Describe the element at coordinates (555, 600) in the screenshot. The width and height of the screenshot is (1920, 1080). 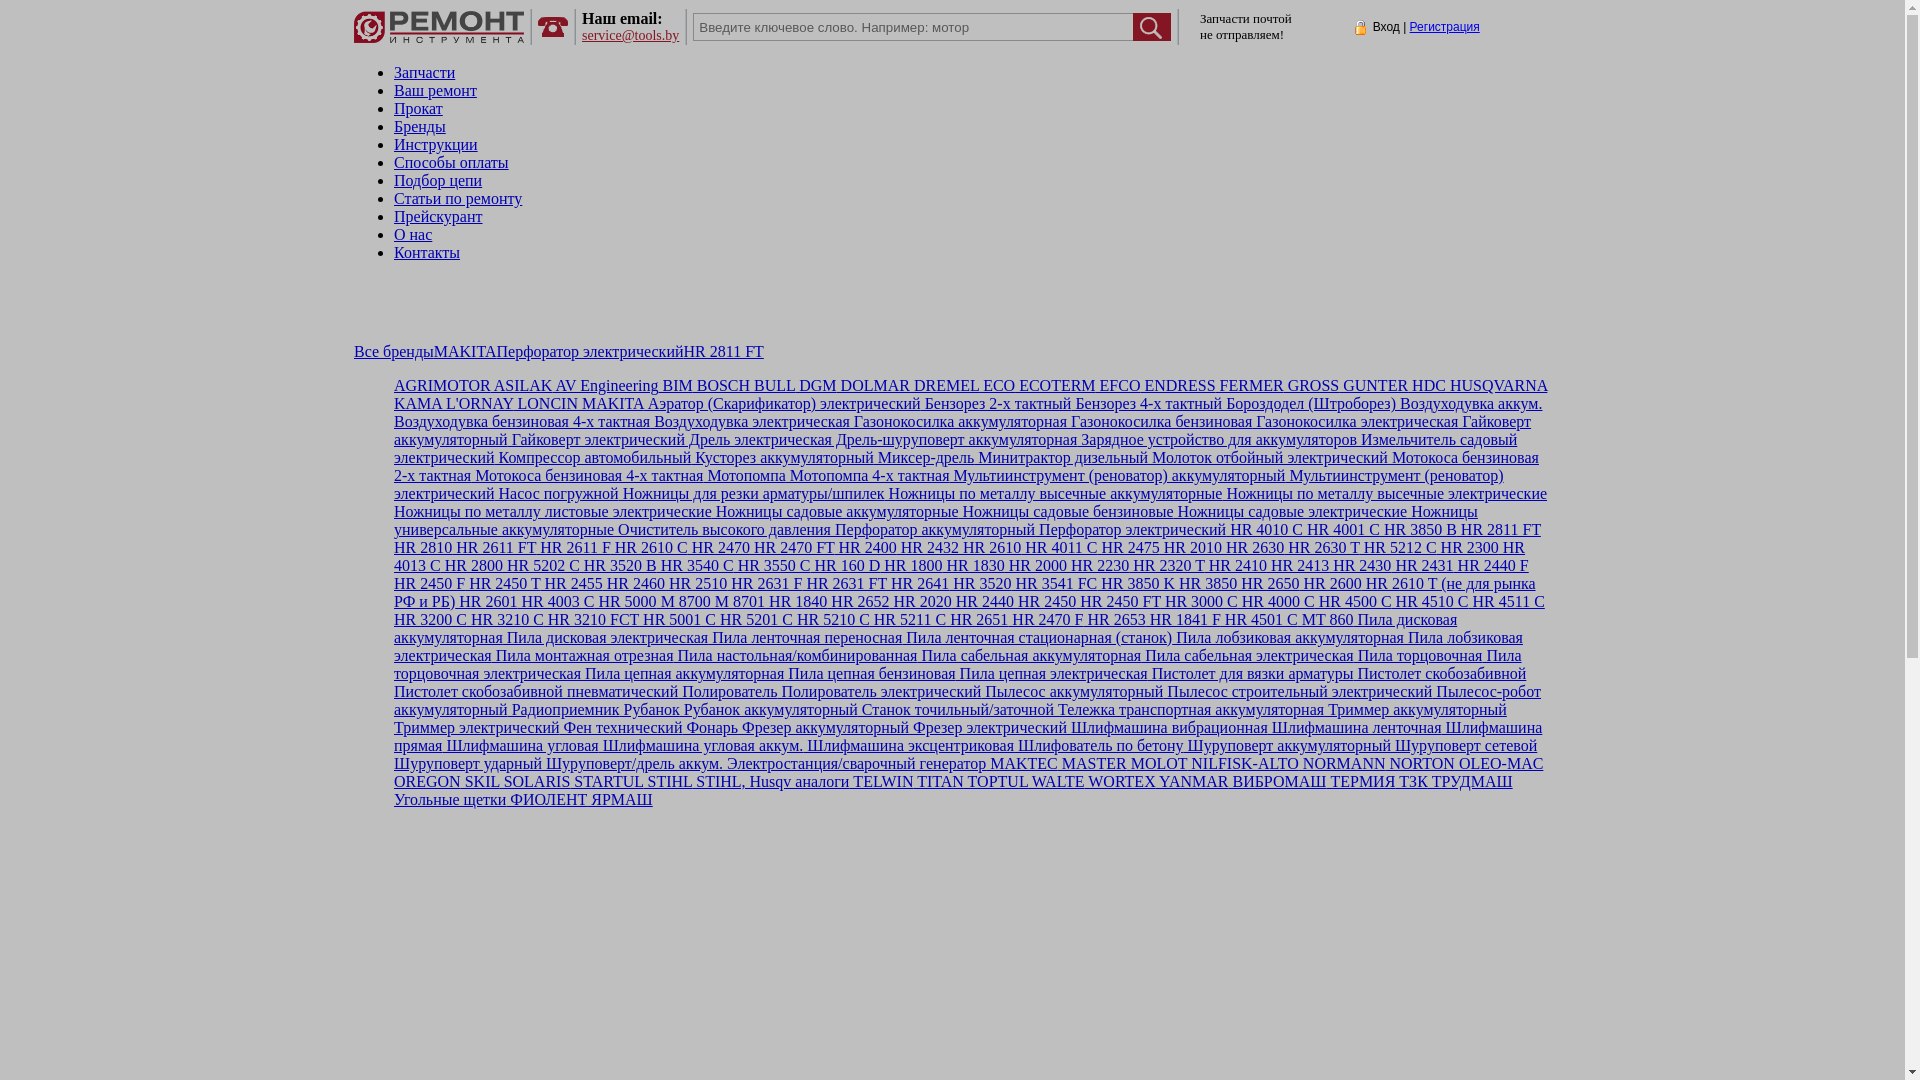
I see `'HR 4003 C'` at that location.